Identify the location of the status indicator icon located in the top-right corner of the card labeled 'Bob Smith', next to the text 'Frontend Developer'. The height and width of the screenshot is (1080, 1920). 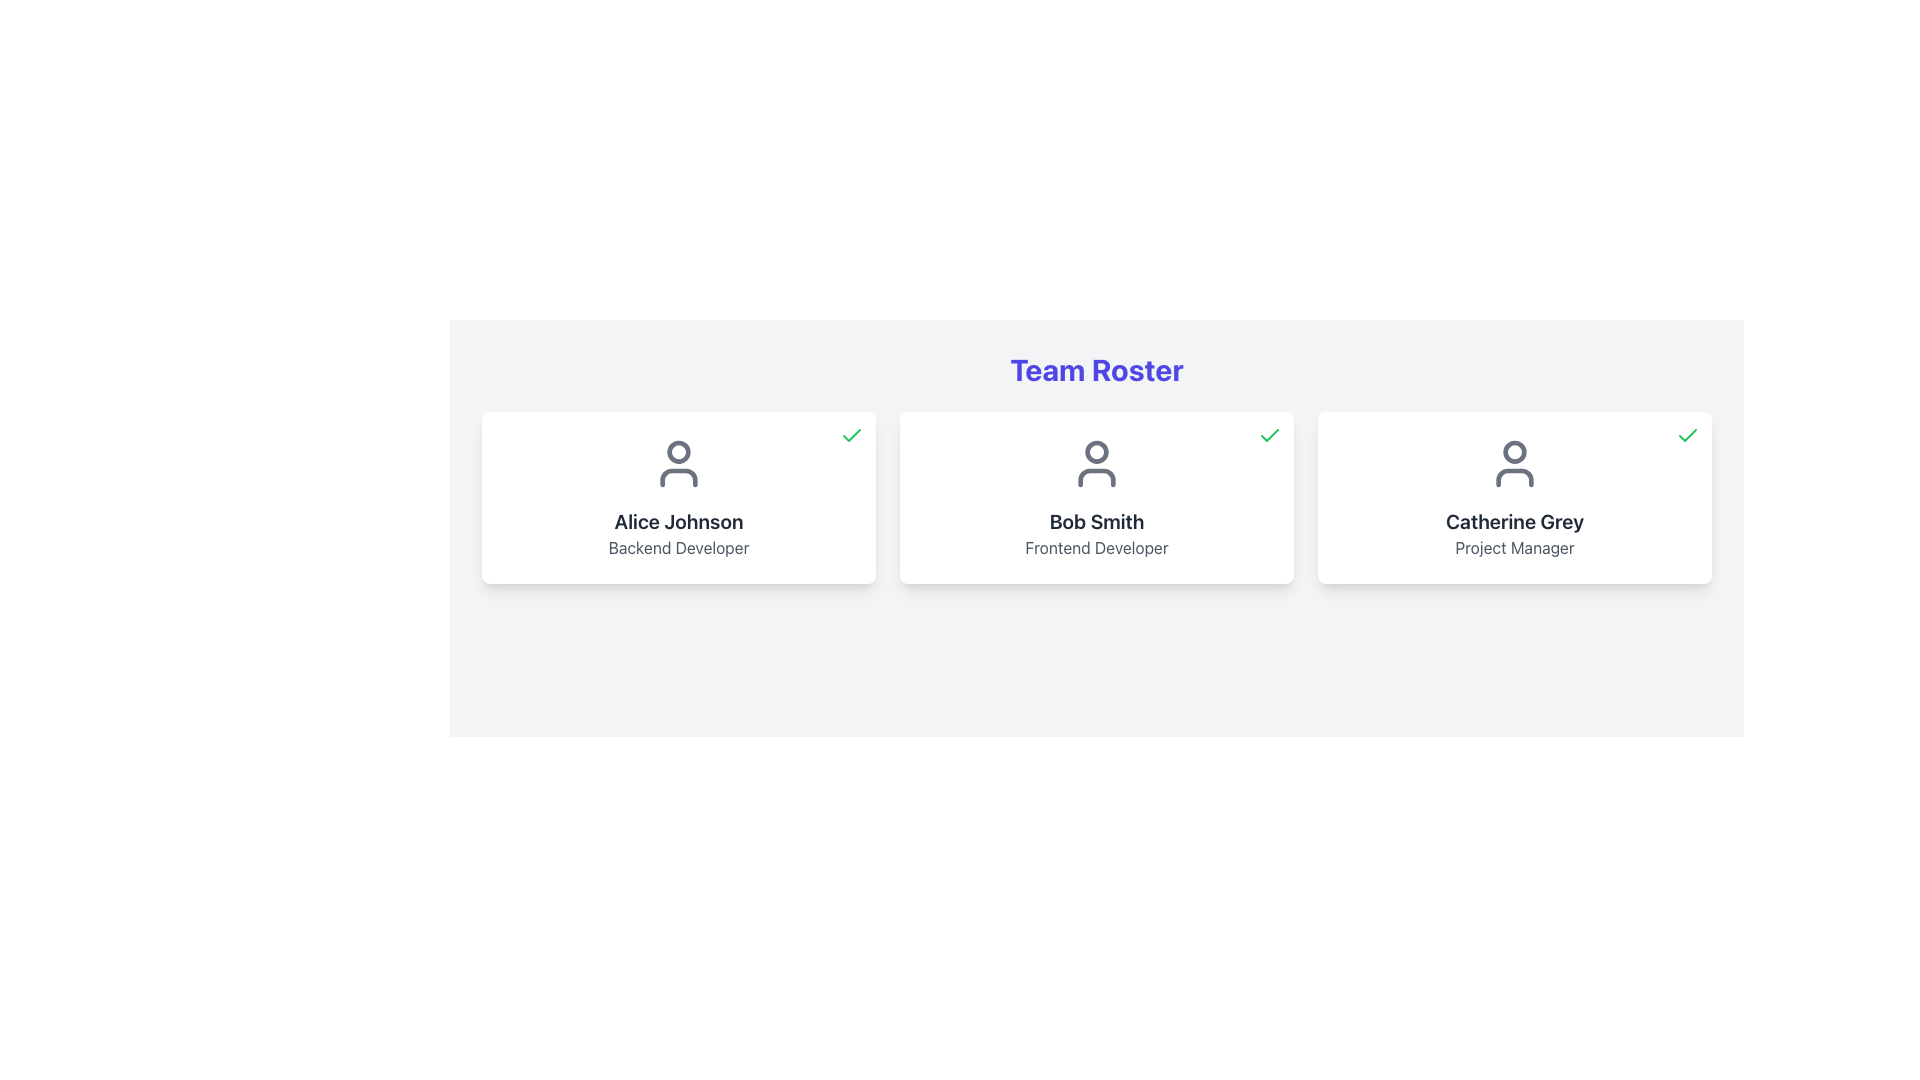
(1269, 434).